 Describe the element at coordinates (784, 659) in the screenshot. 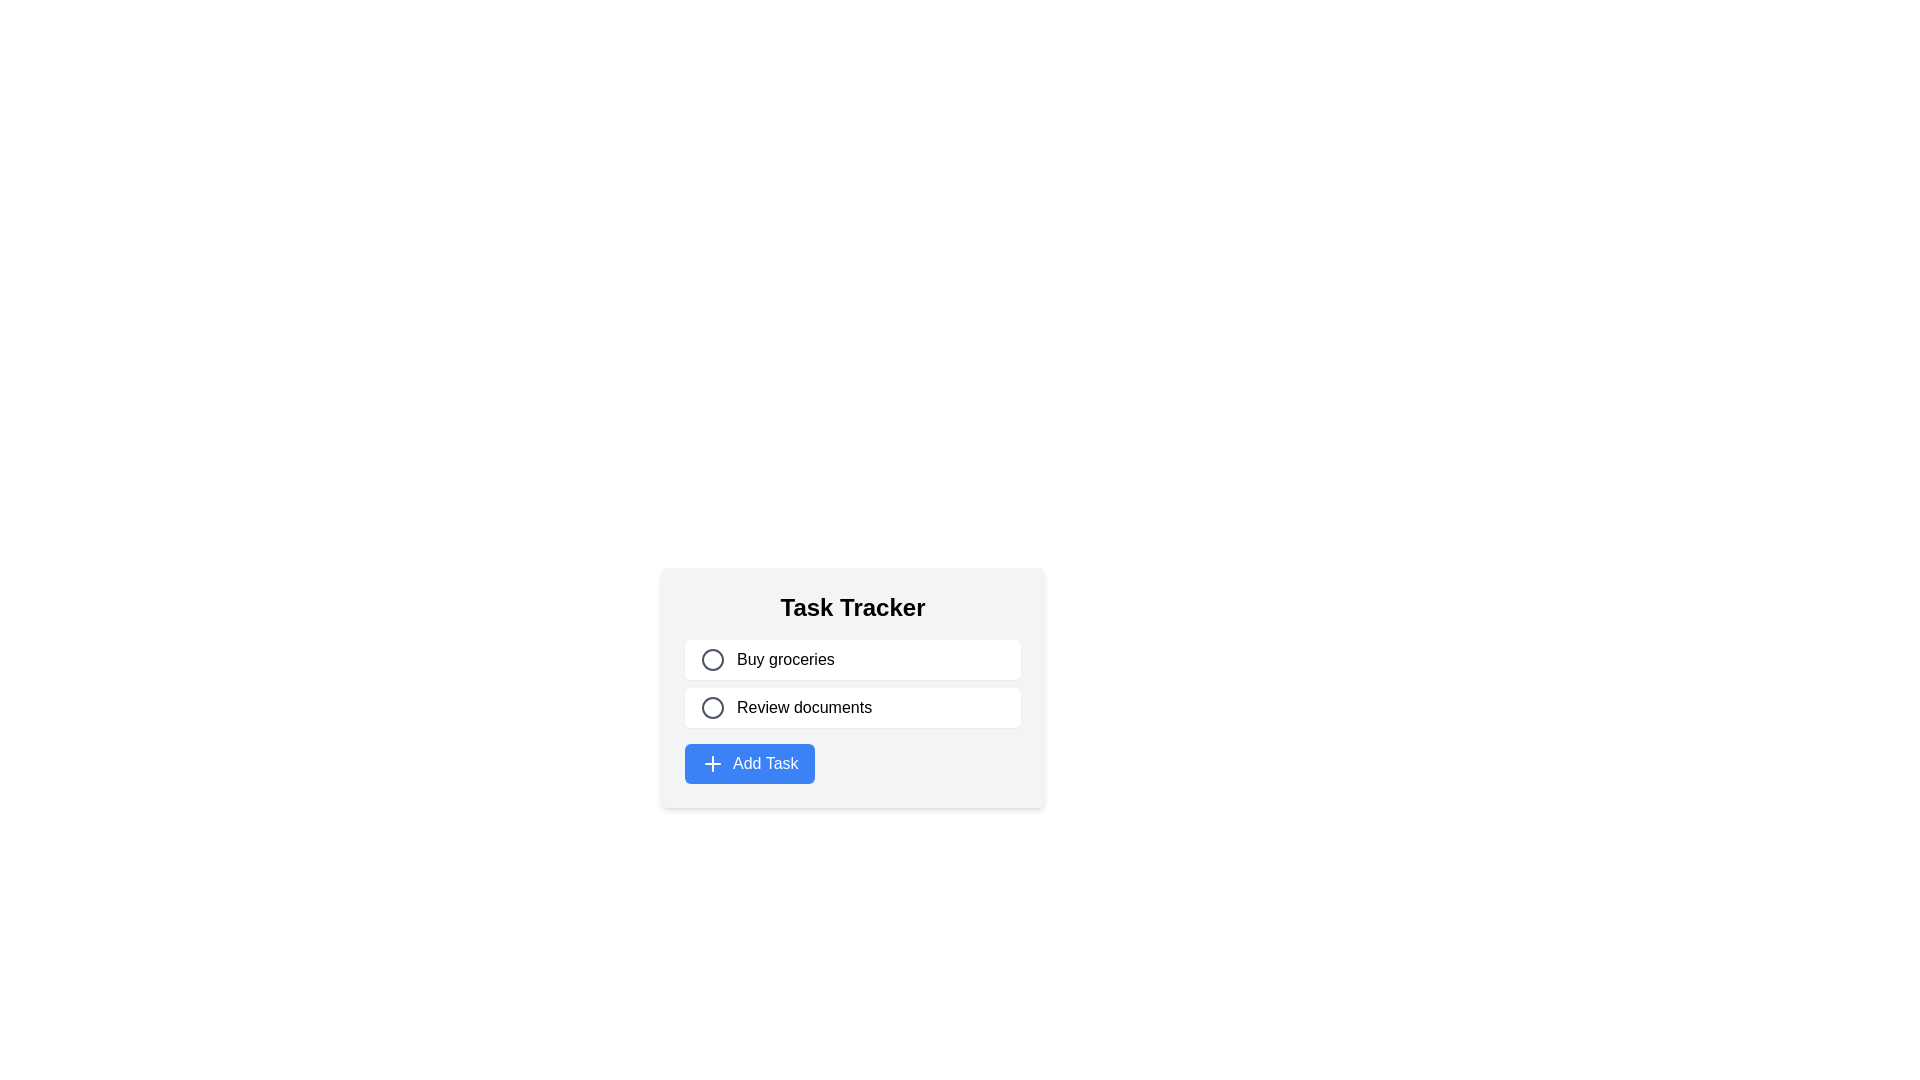

I see `text content of the task title displayed in the text label located within the first task entry of the task tracker interface, positioned to the right of a circular icon` at that location.